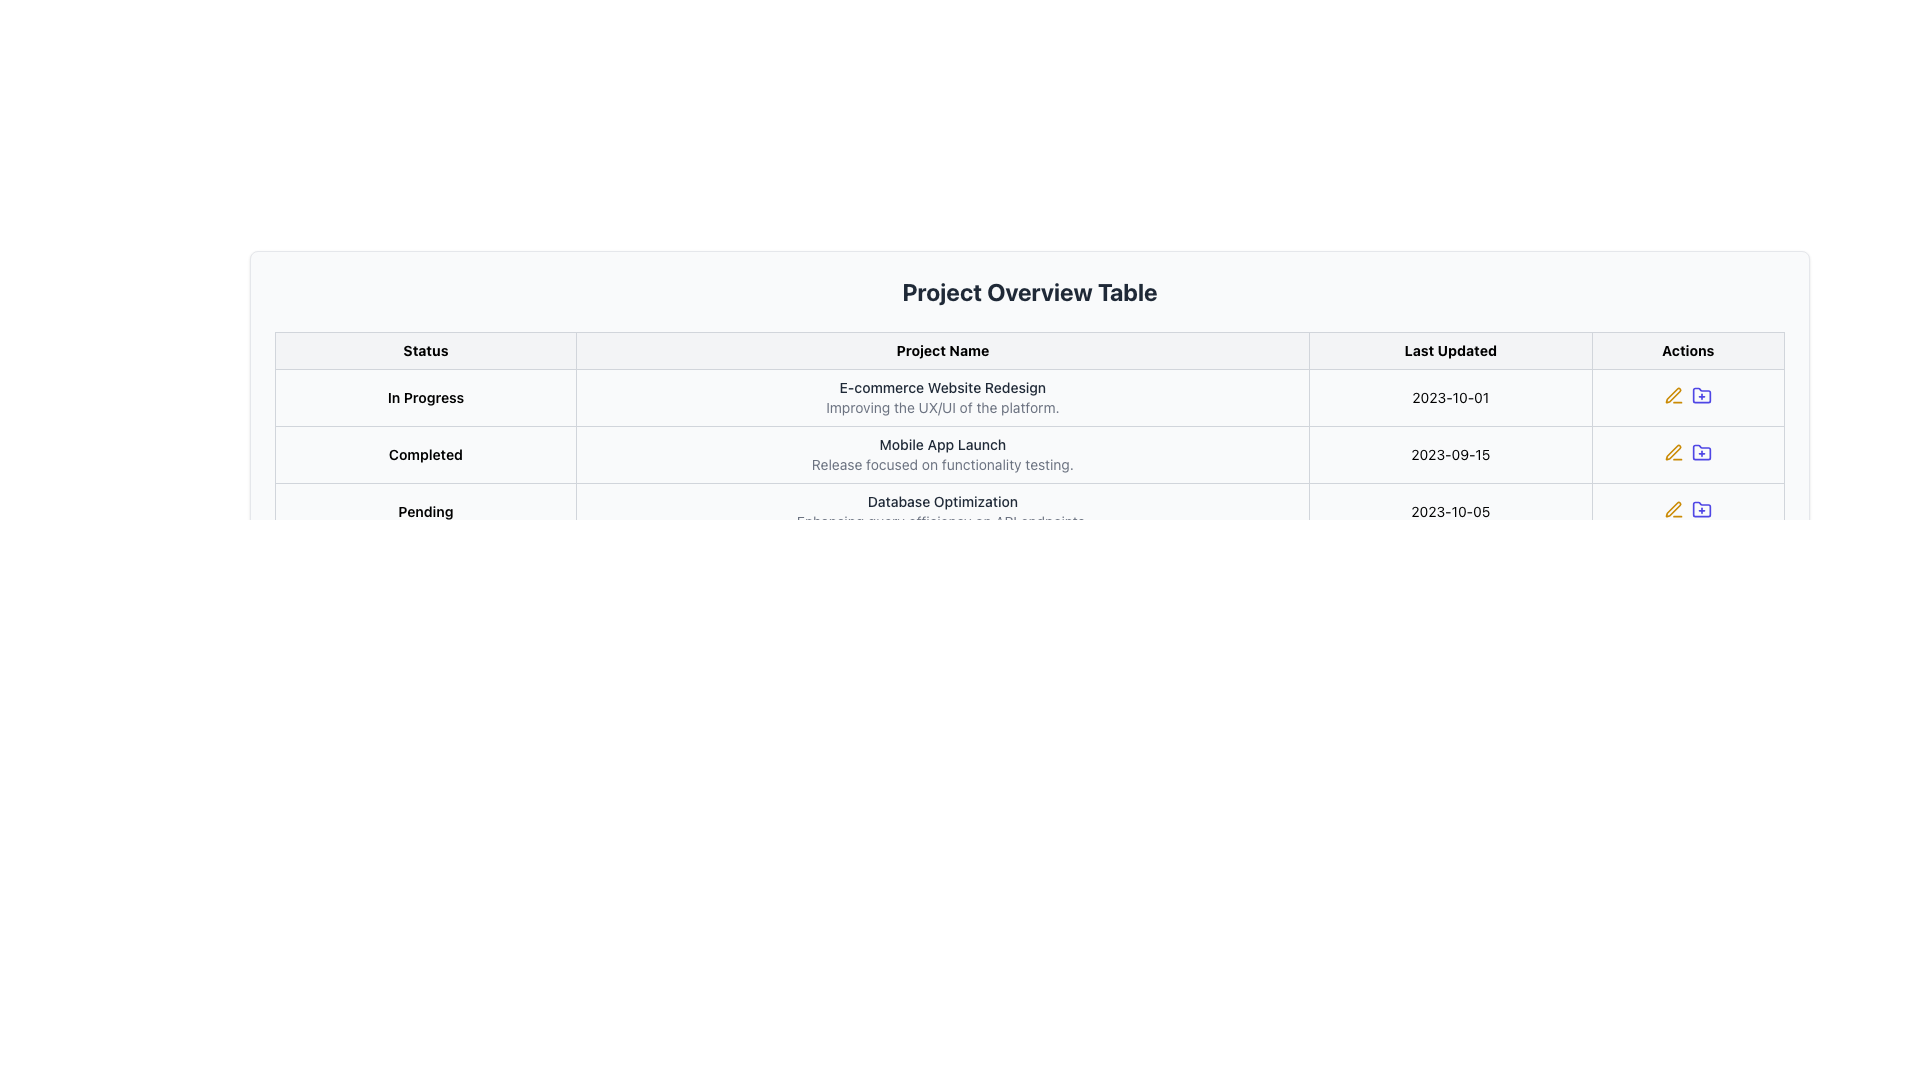 The height and width of the screenshot is (1080, 1920). I want to click on the 'Actions' header cell in the table header, which is the rightmost element in the header row containing 'Status', 'Project Name', 'Last Updated', and 'Actions', so click(1687, 350).